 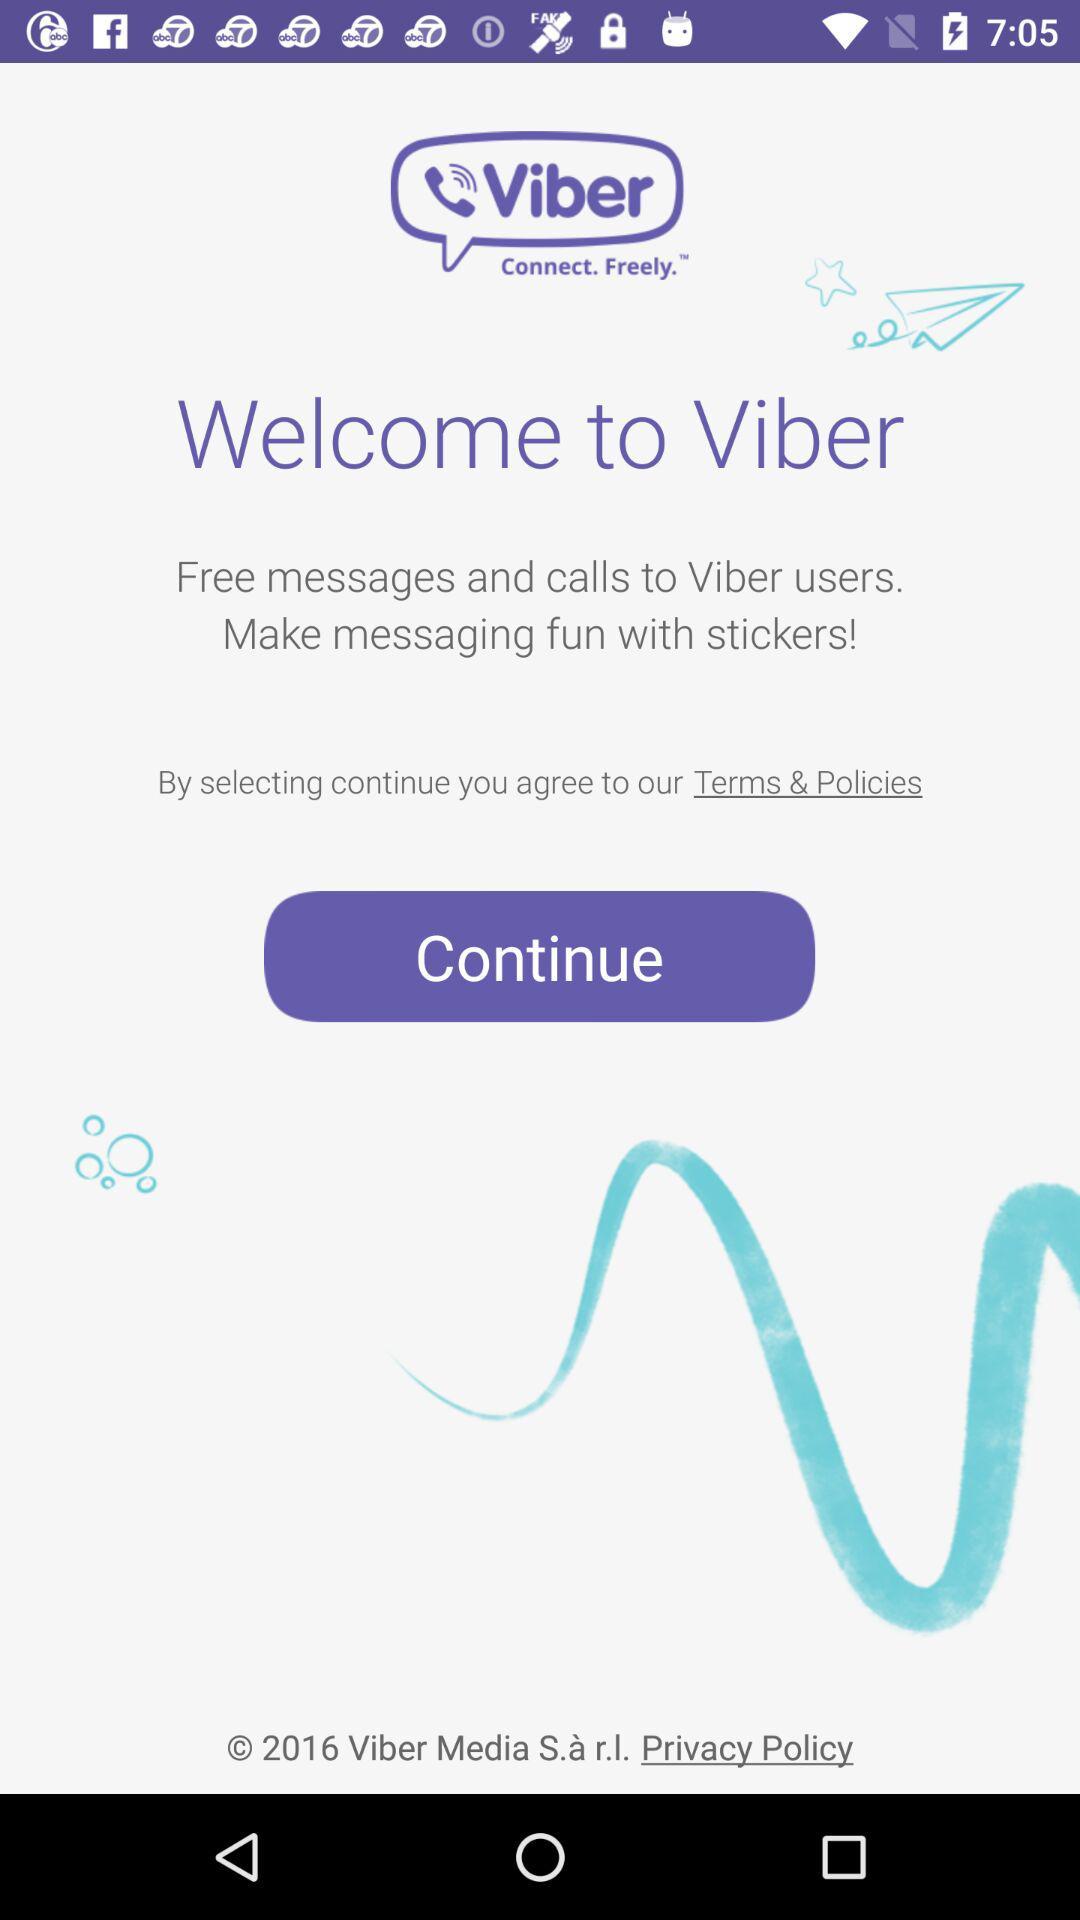 I want to click on the terms & policies, so click(x=807, y=780).